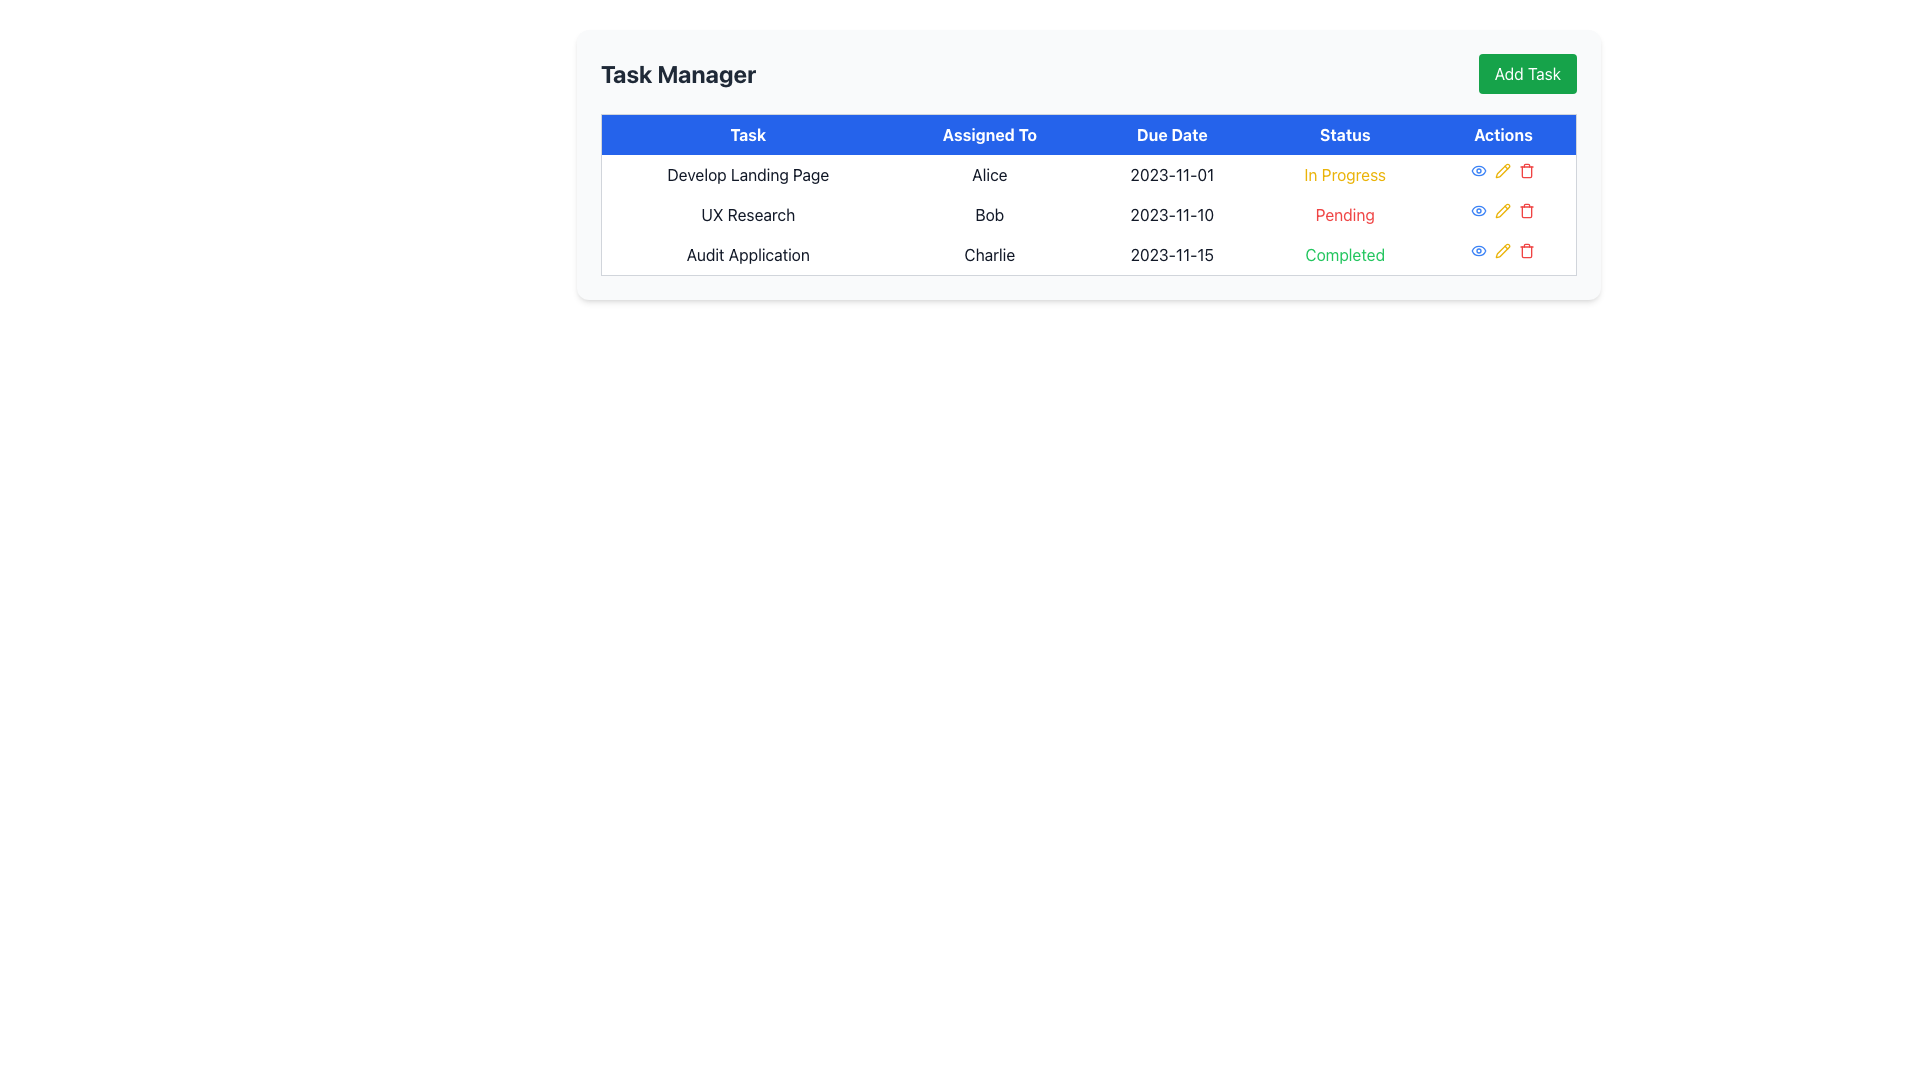 The height and width of the screenshot is (1080, 1920). Describe the element at coordinates (1479, 169) in the screenshot. I see `the blue eye icon in the first row of the 'Actions' column of the task table` at that location.